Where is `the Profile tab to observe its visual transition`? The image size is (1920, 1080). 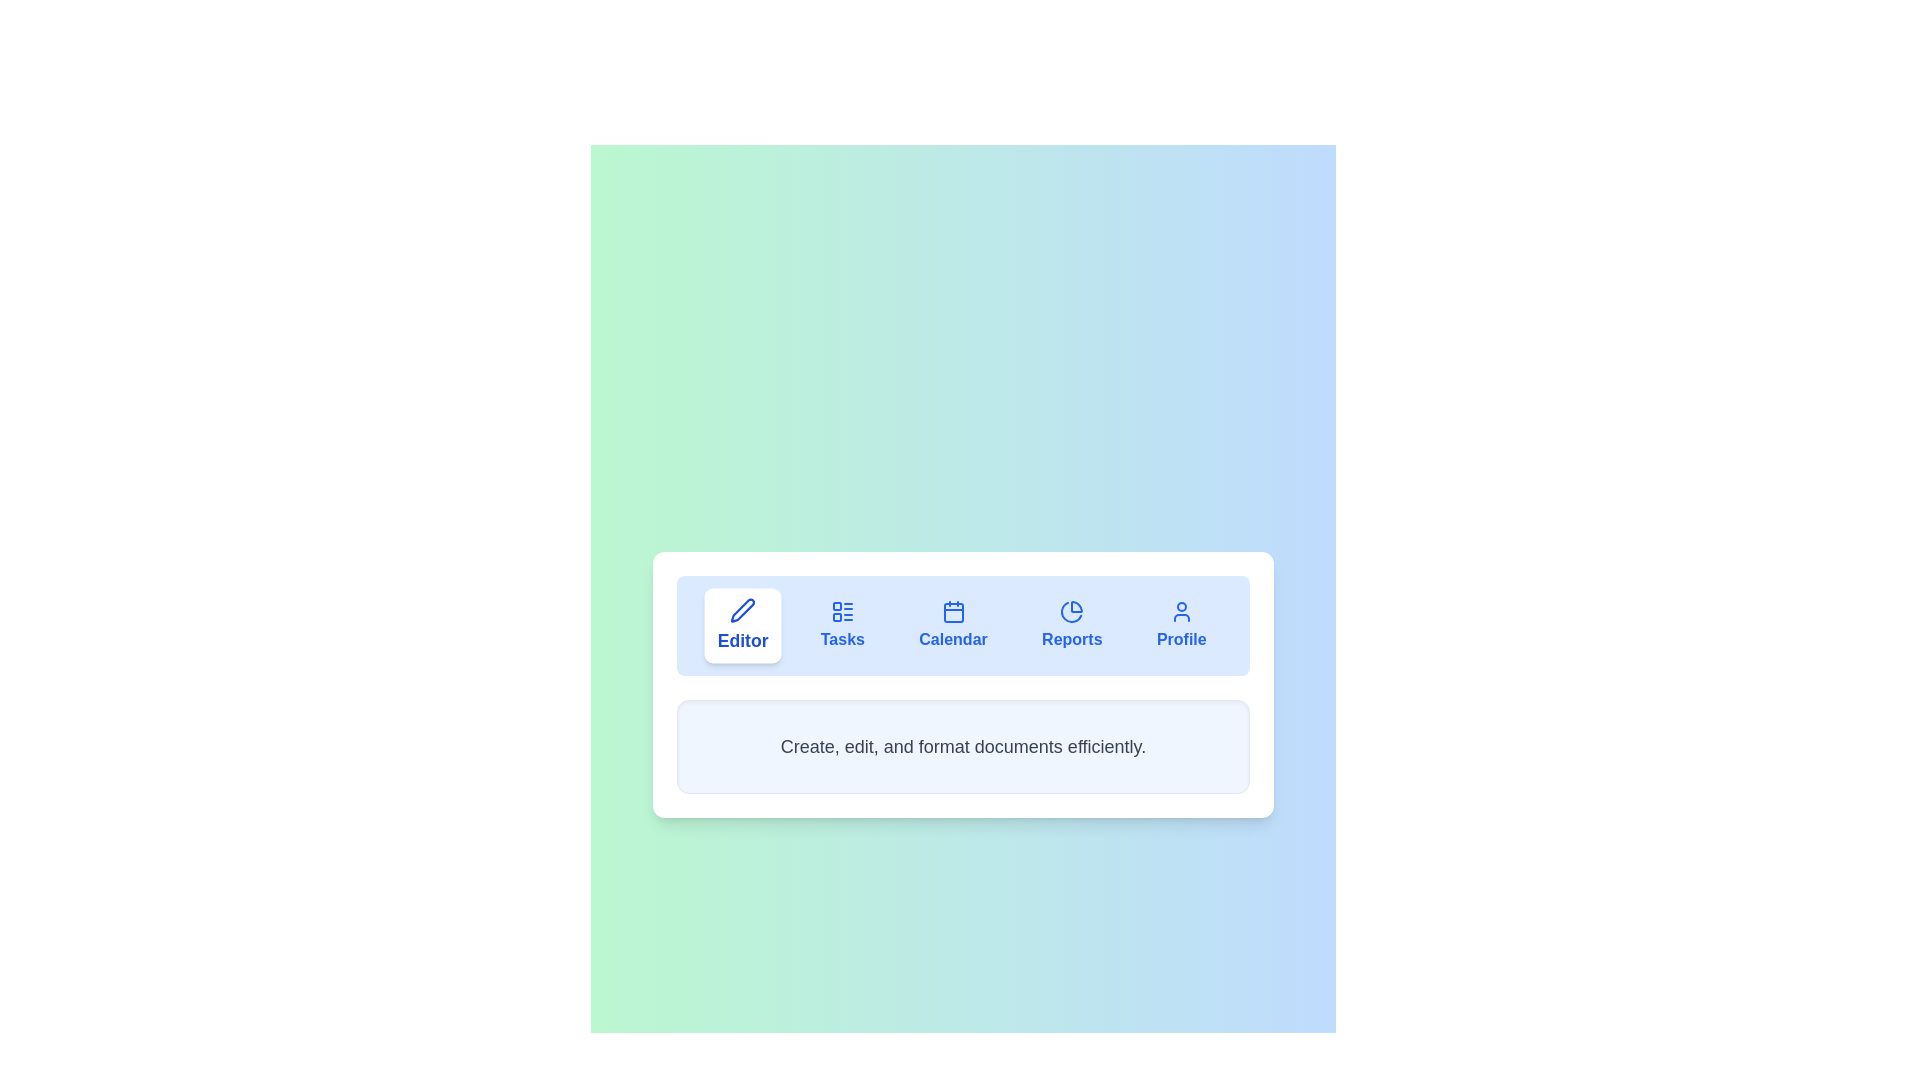
the Profile tab to observe its visual transition is located at coordinates (1181, 624).